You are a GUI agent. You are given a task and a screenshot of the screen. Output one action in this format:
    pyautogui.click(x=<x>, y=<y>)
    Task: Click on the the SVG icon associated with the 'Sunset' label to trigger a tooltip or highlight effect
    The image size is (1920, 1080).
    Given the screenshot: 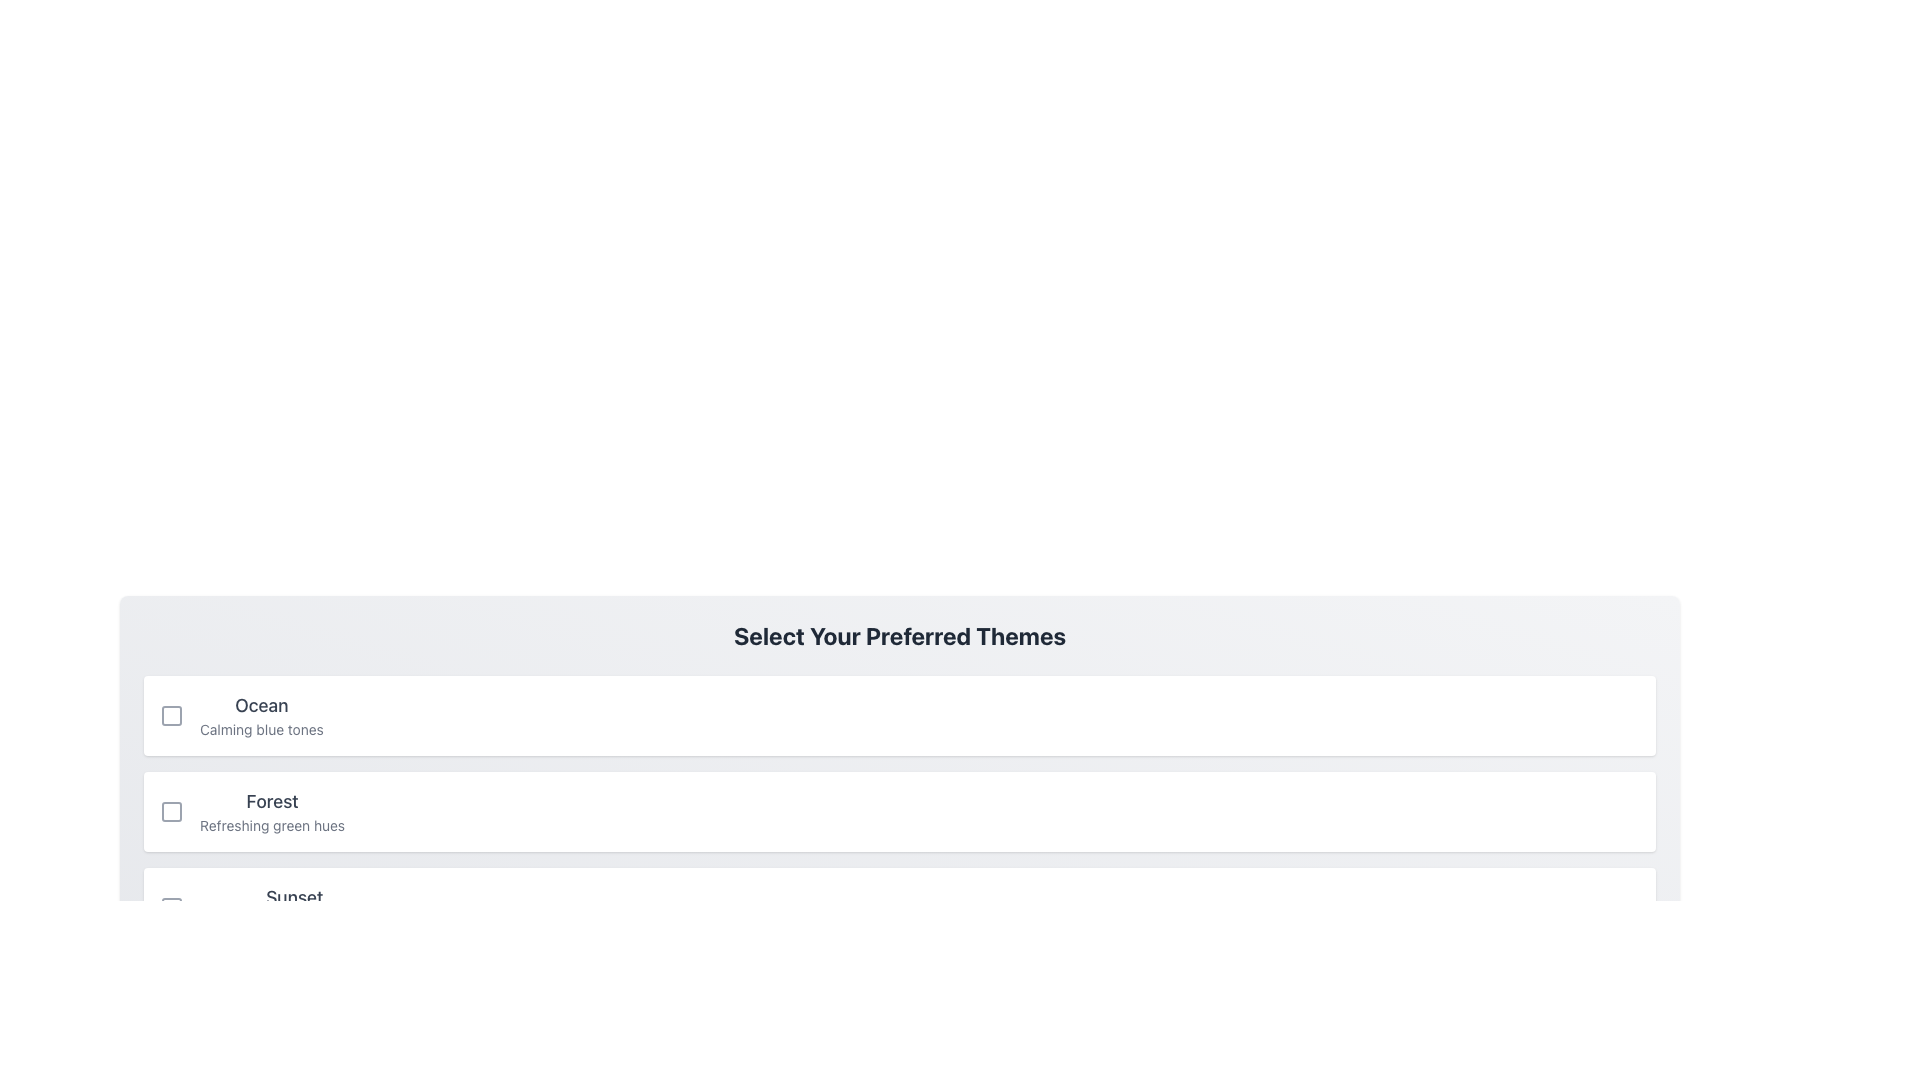 What is the action you would take?
    pyautogui.click(x=172, y=907)
    